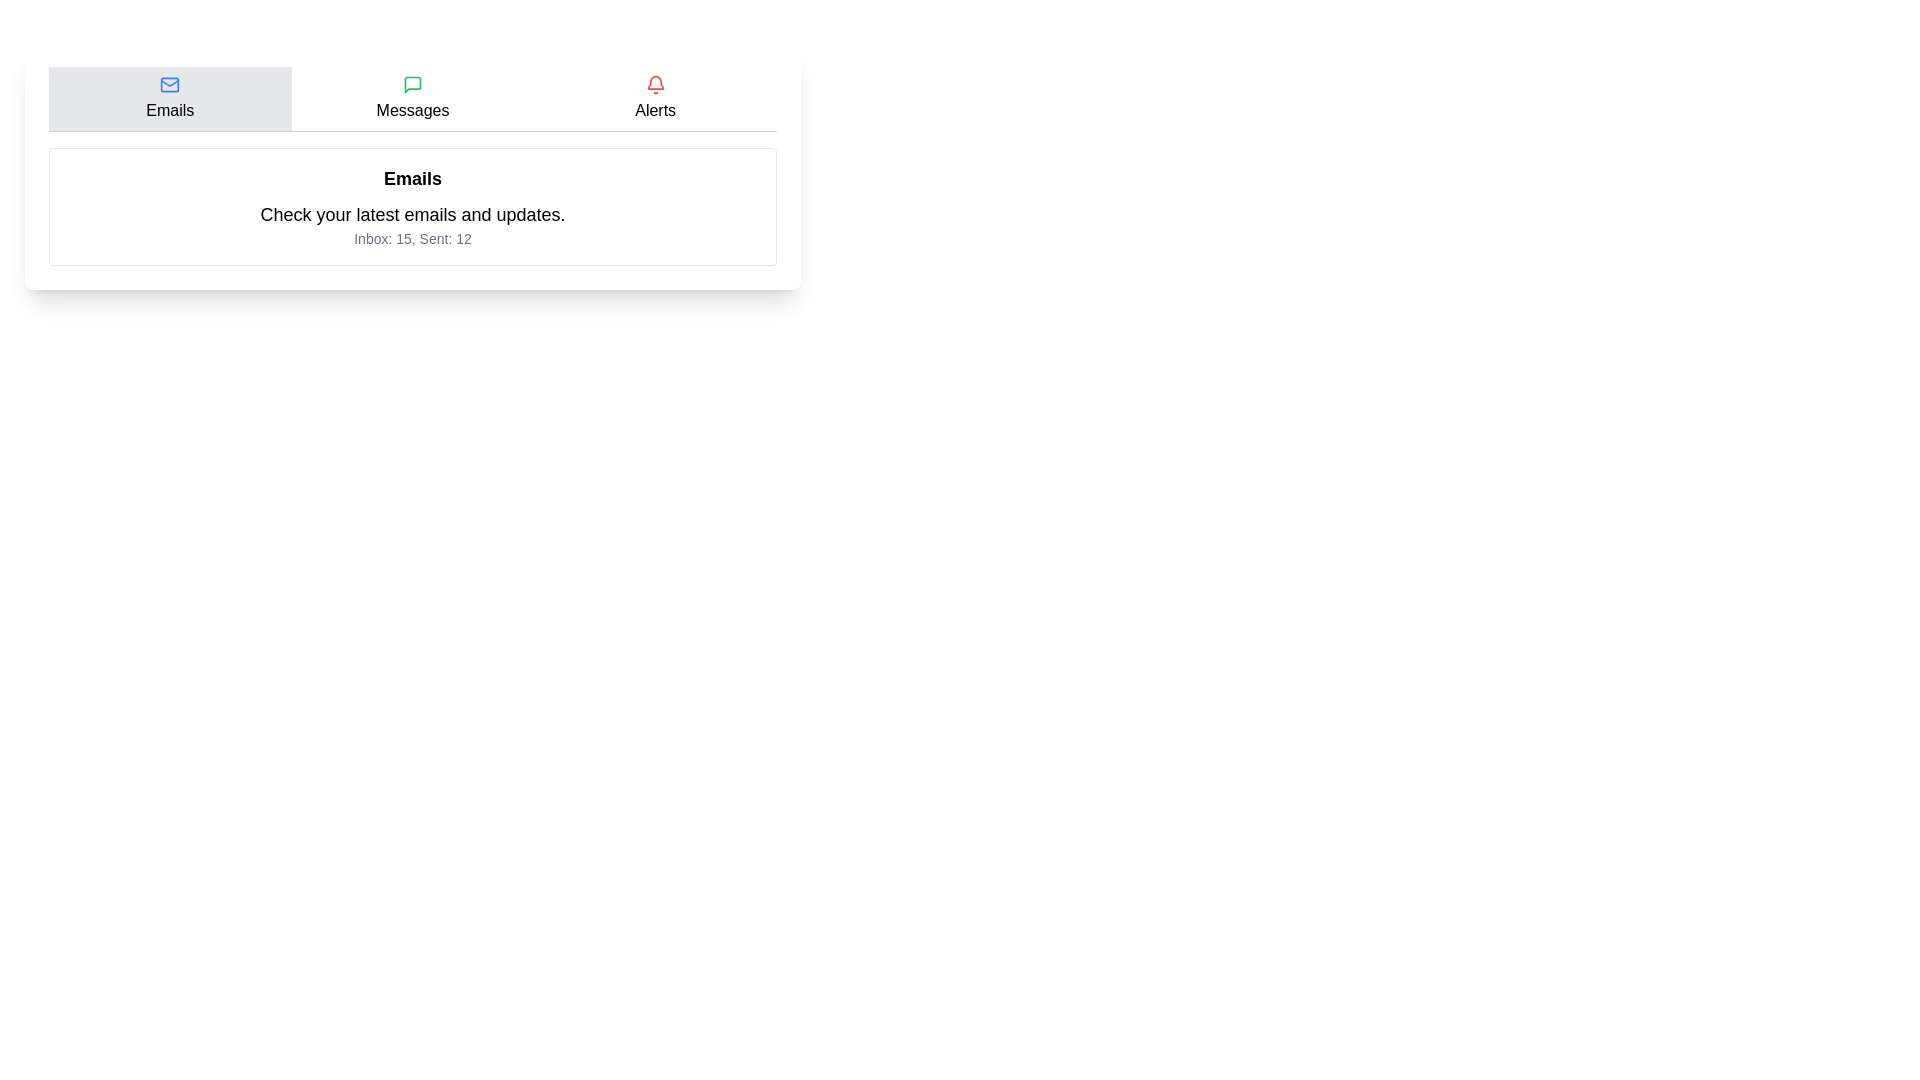 The height and width of the screenshot is (1080, 1920). What do you see at coordinates (169, 99) in the screenshot?
I see `the tab labeled Emails to observe its hover effect` at bounding box center [169, 99].